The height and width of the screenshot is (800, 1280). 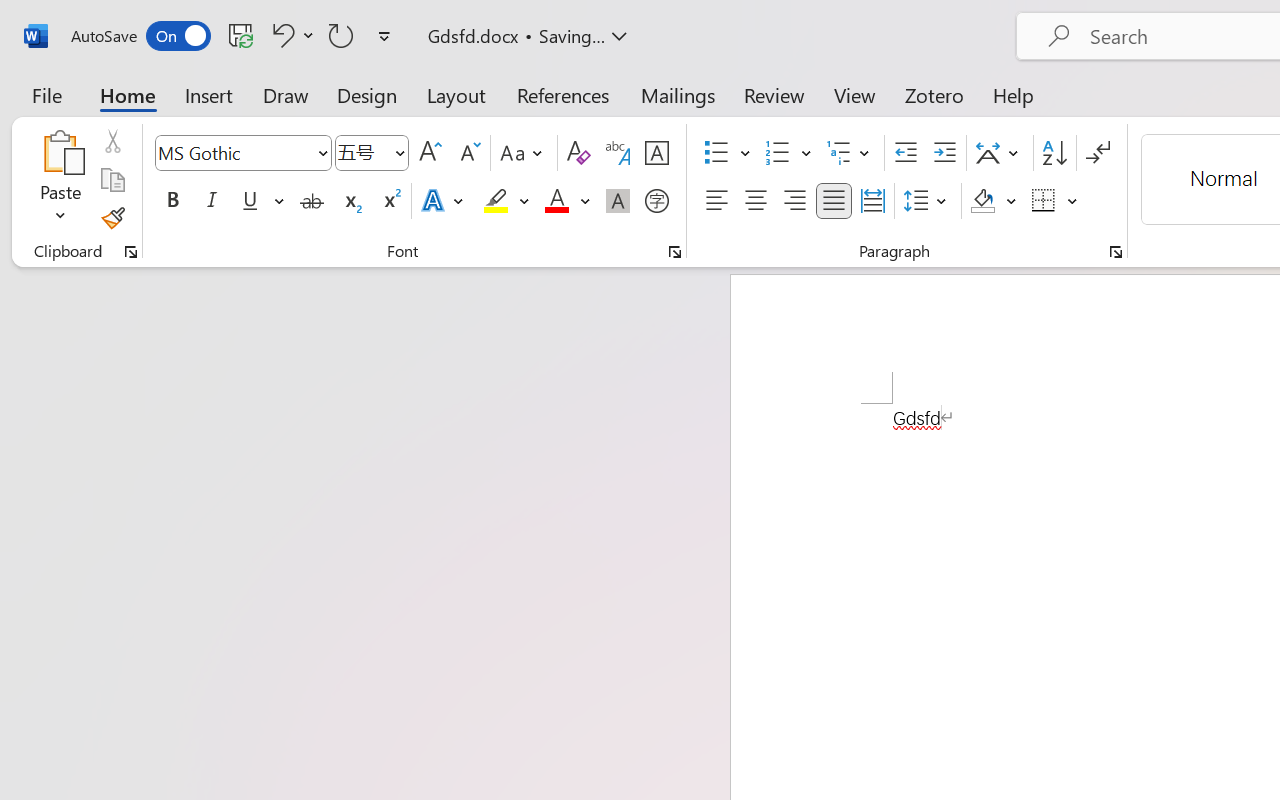 What do you see at coordinates (927, 201) in the screenshot?
I see `'Line and Paragraph Spacing'` at bounding box center [927, 201].